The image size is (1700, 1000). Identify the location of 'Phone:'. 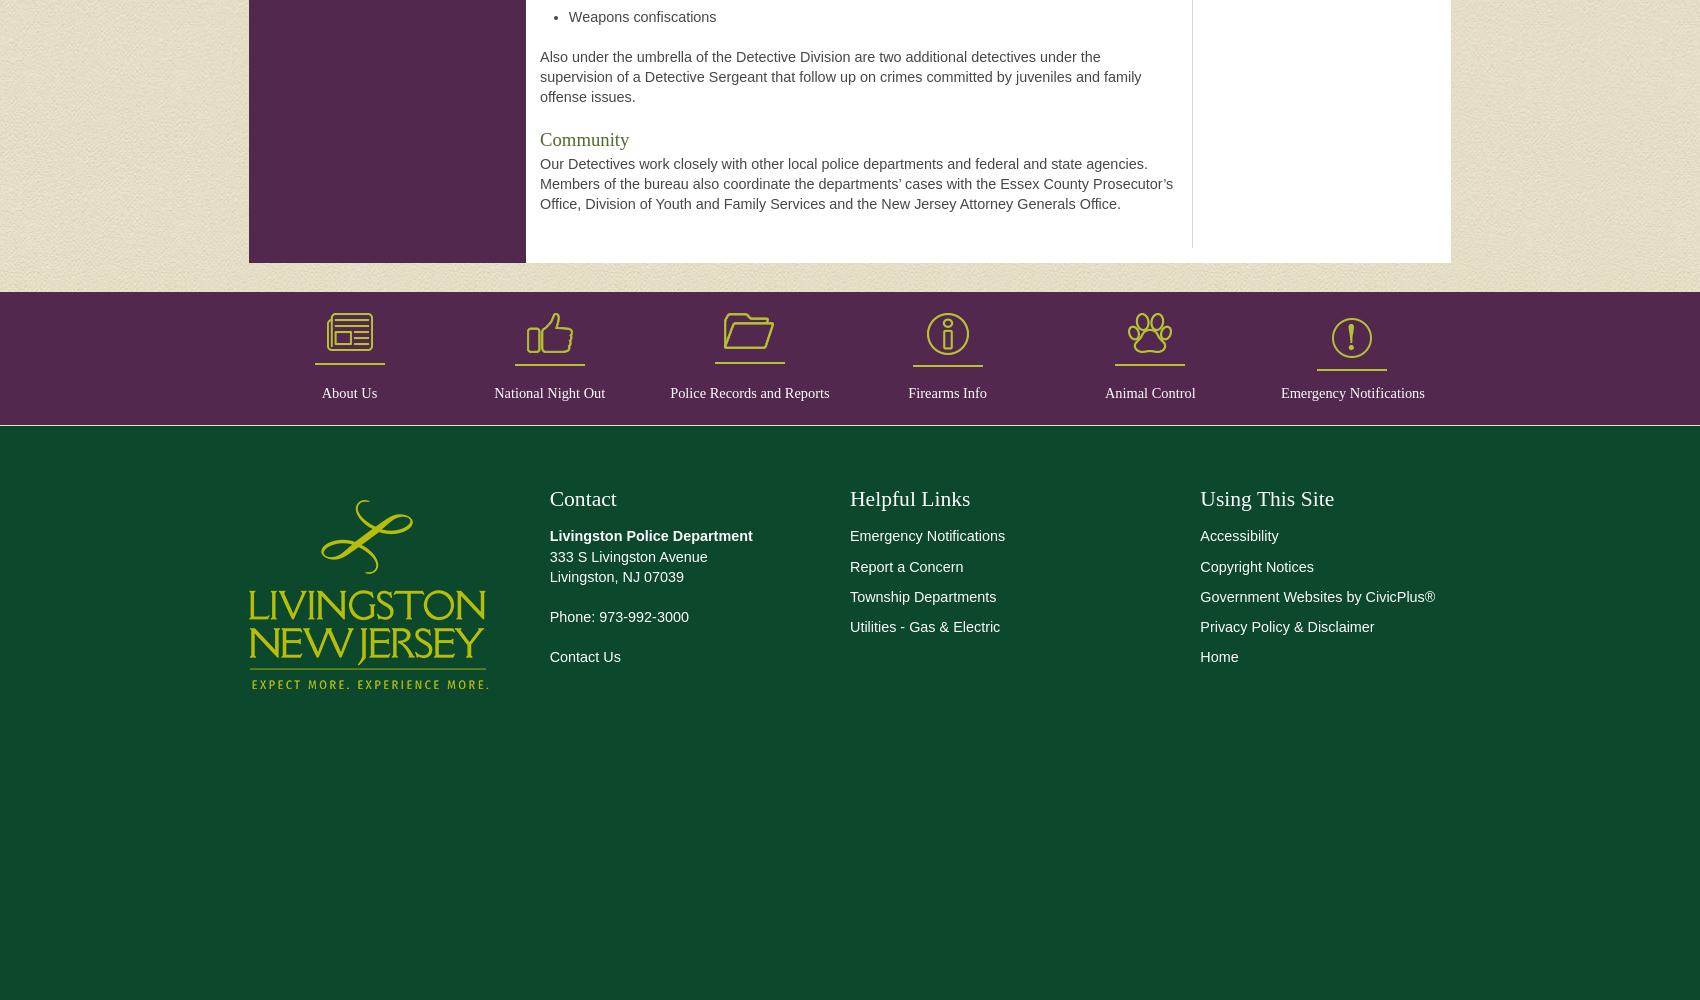
(572, 616).